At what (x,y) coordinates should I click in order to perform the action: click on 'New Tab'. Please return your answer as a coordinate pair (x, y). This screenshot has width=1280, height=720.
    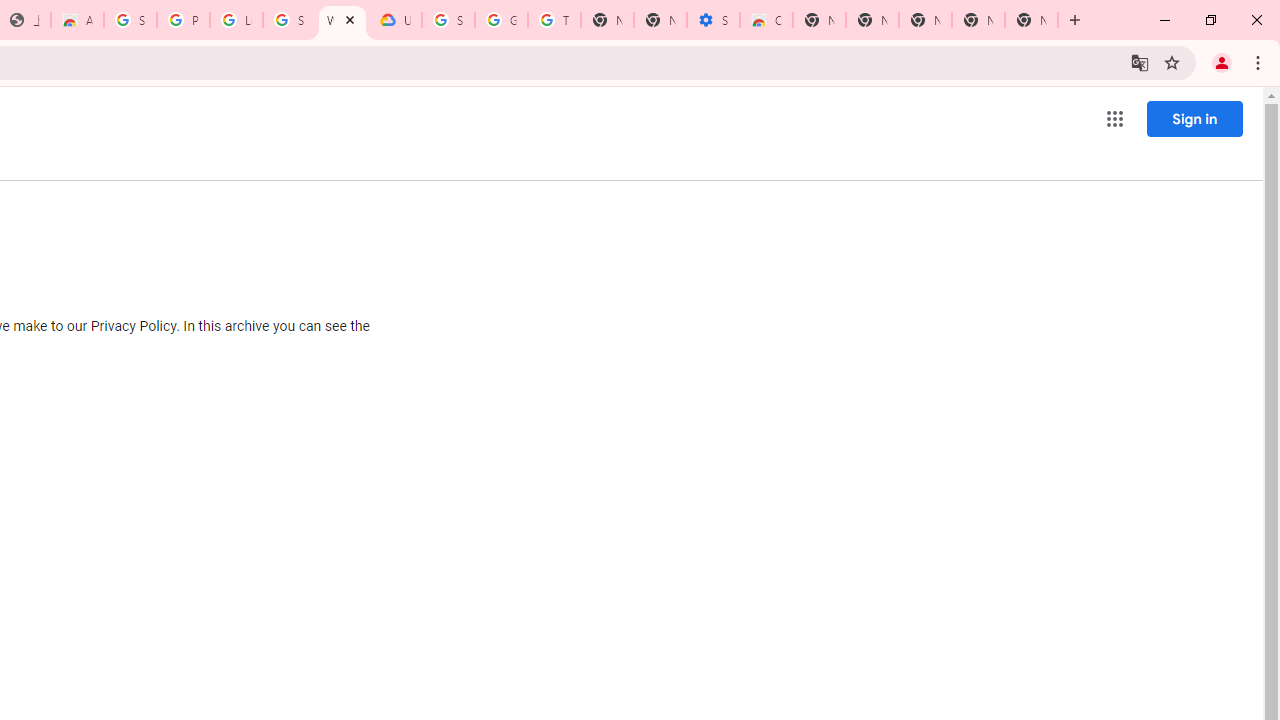
    Looking at the image, I should click on (1031, 20).